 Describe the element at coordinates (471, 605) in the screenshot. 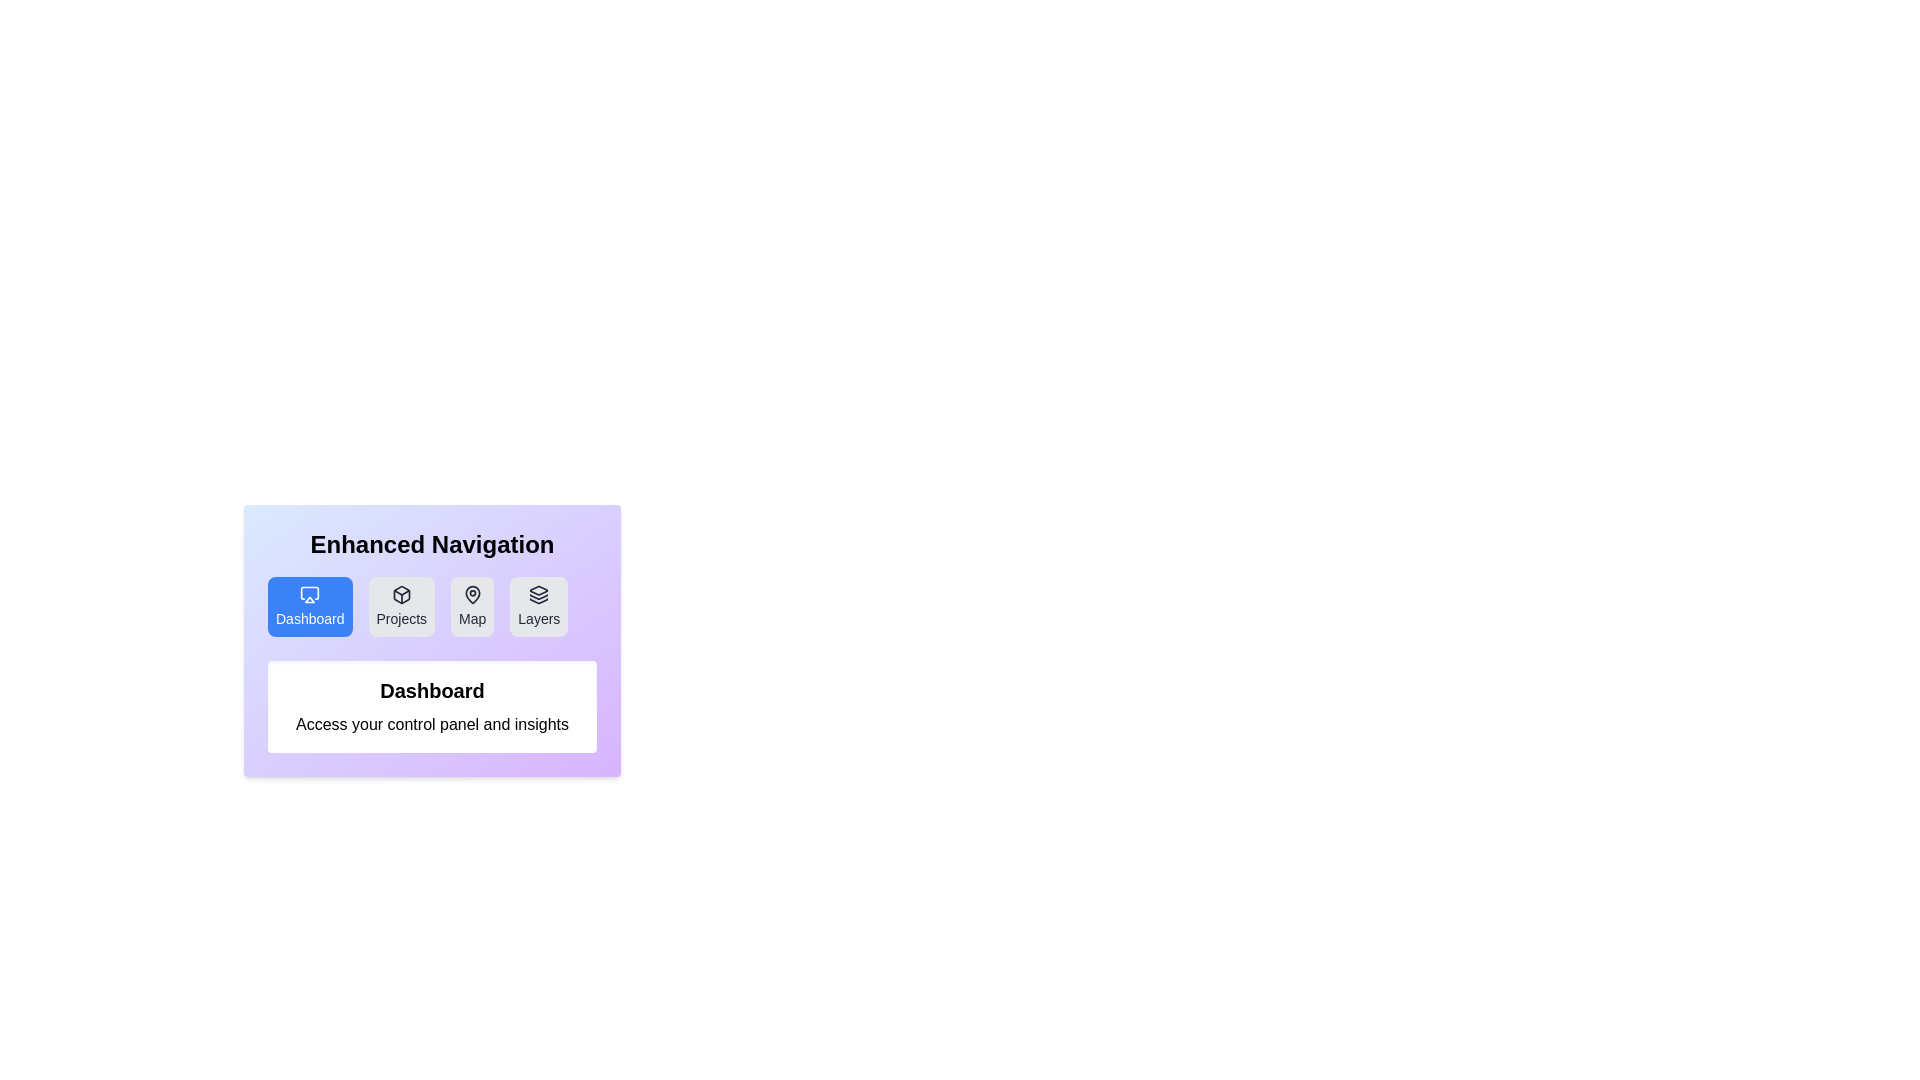

I see `the Map tab by clicking on its button` at that location.